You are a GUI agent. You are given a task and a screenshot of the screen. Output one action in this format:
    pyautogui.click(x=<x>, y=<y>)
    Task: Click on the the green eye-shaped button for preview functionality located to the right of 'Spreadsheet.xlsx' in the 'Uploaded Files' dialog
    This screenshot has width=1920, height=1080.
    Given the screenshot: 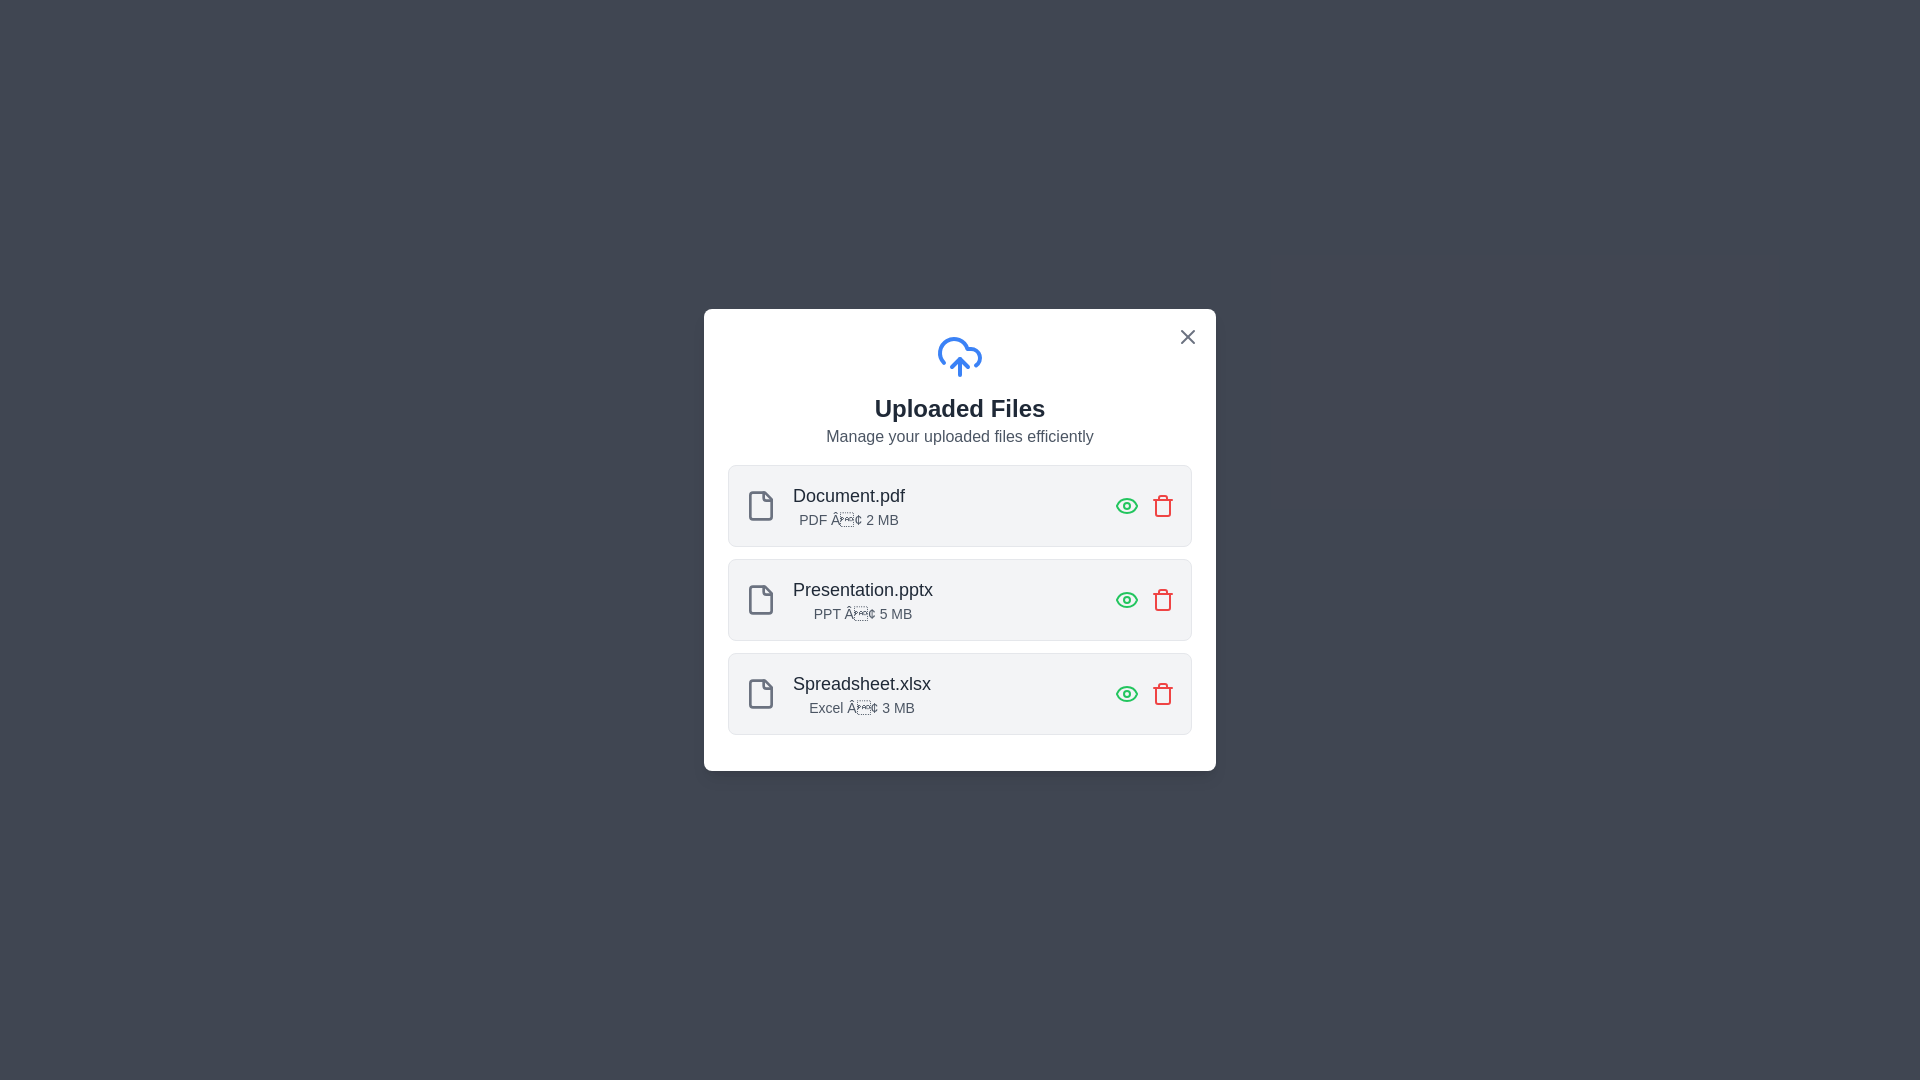 What is the action you would take?
    pyautogui.click(x=1127, y=693)
    